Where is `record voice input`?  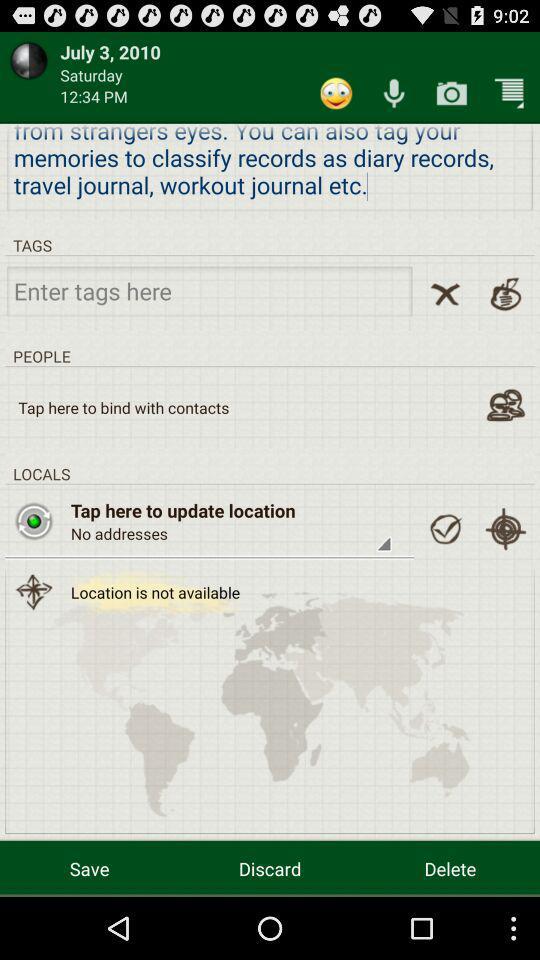
record voice input is located at coordinates (394, 93).